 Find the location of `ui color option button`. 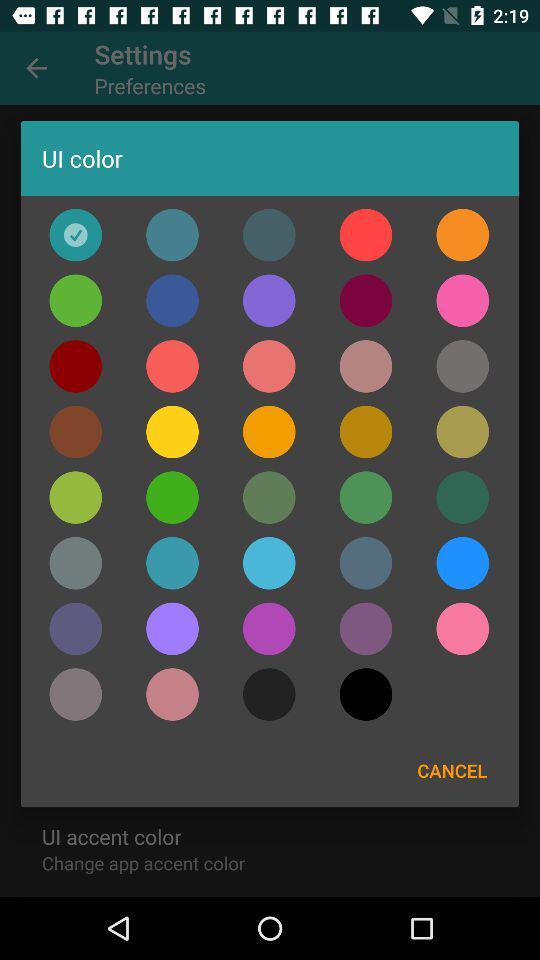

ui color option button is located at coordinates (462, 432).